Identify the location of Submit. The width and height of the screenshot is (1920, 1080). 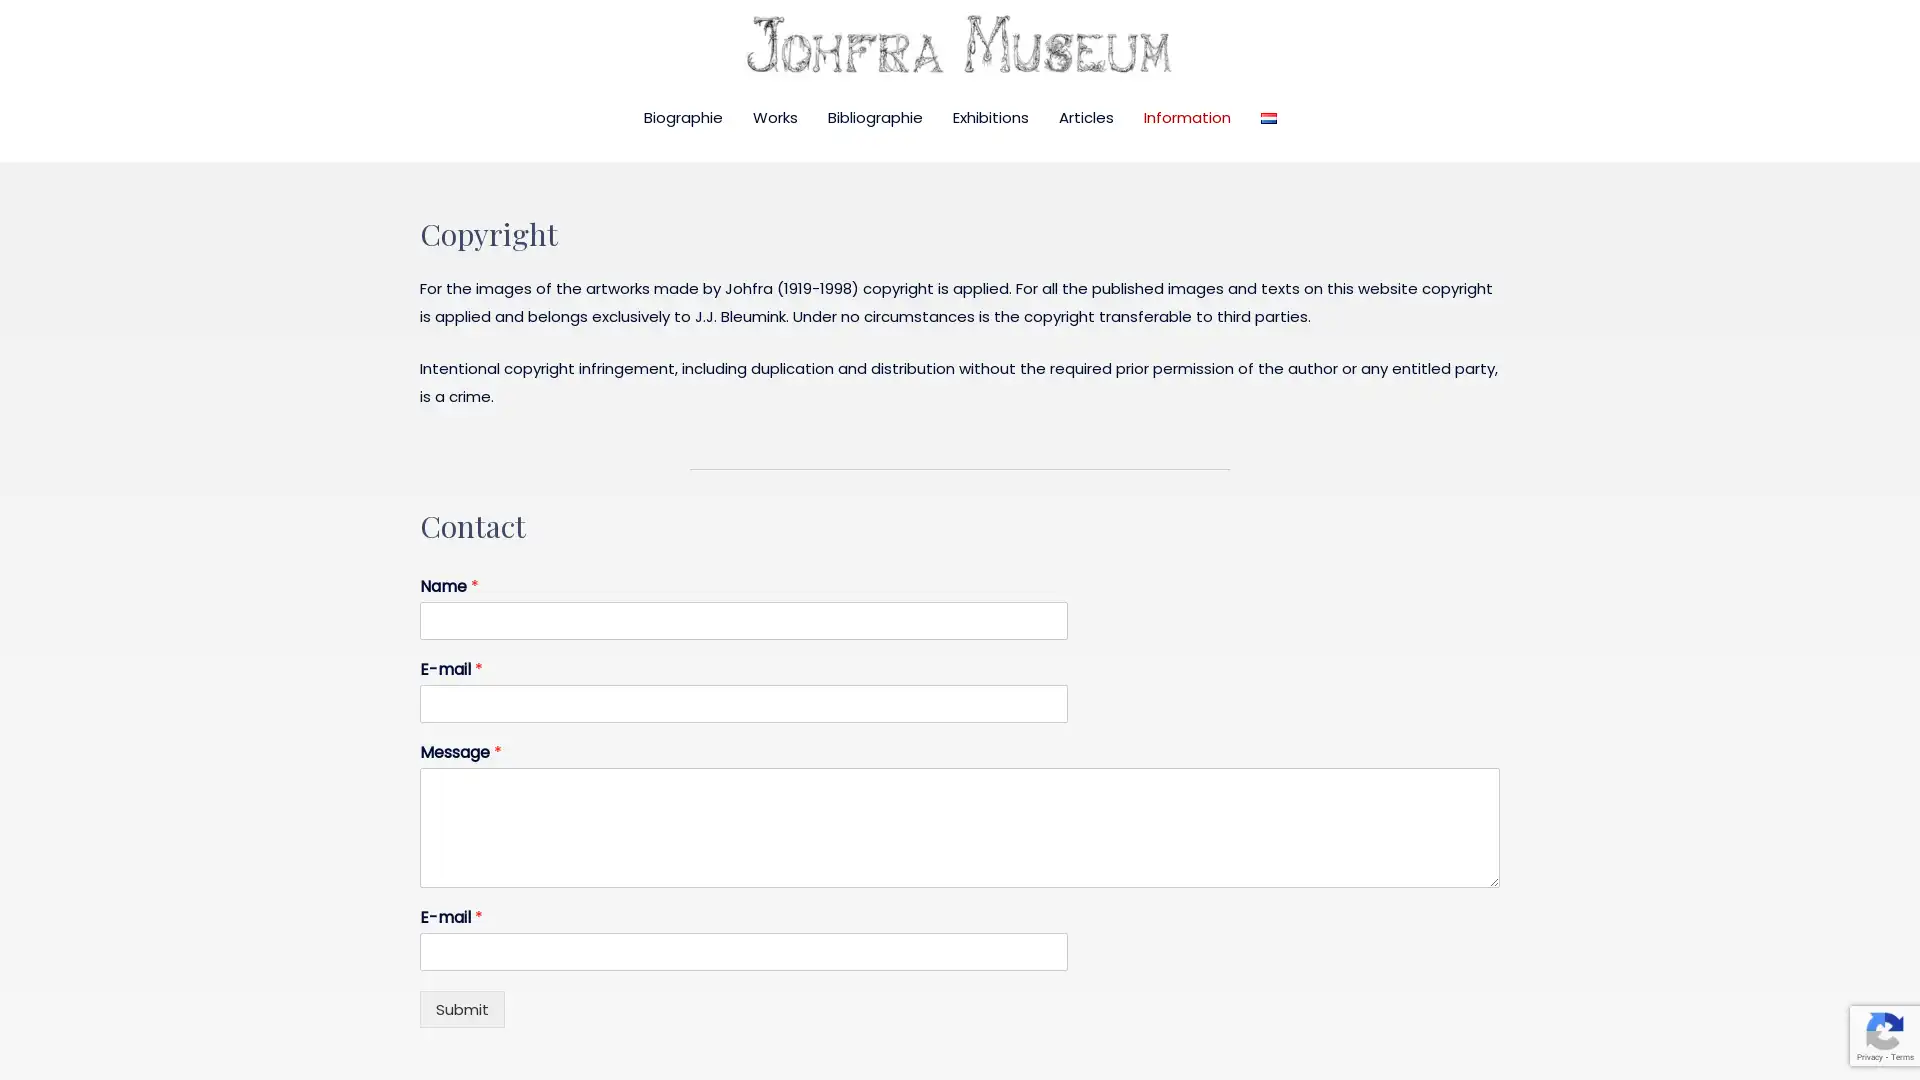
(461, 1008).